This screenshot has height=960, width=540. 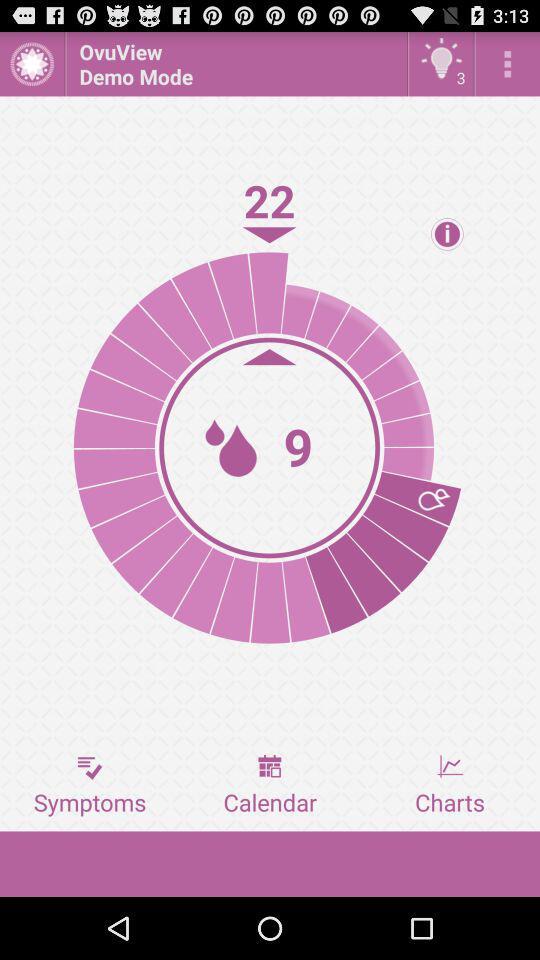 What do you see at coordinates (507, 63) in the screenshot?
I see `menu` at bounding box center [507, 63].